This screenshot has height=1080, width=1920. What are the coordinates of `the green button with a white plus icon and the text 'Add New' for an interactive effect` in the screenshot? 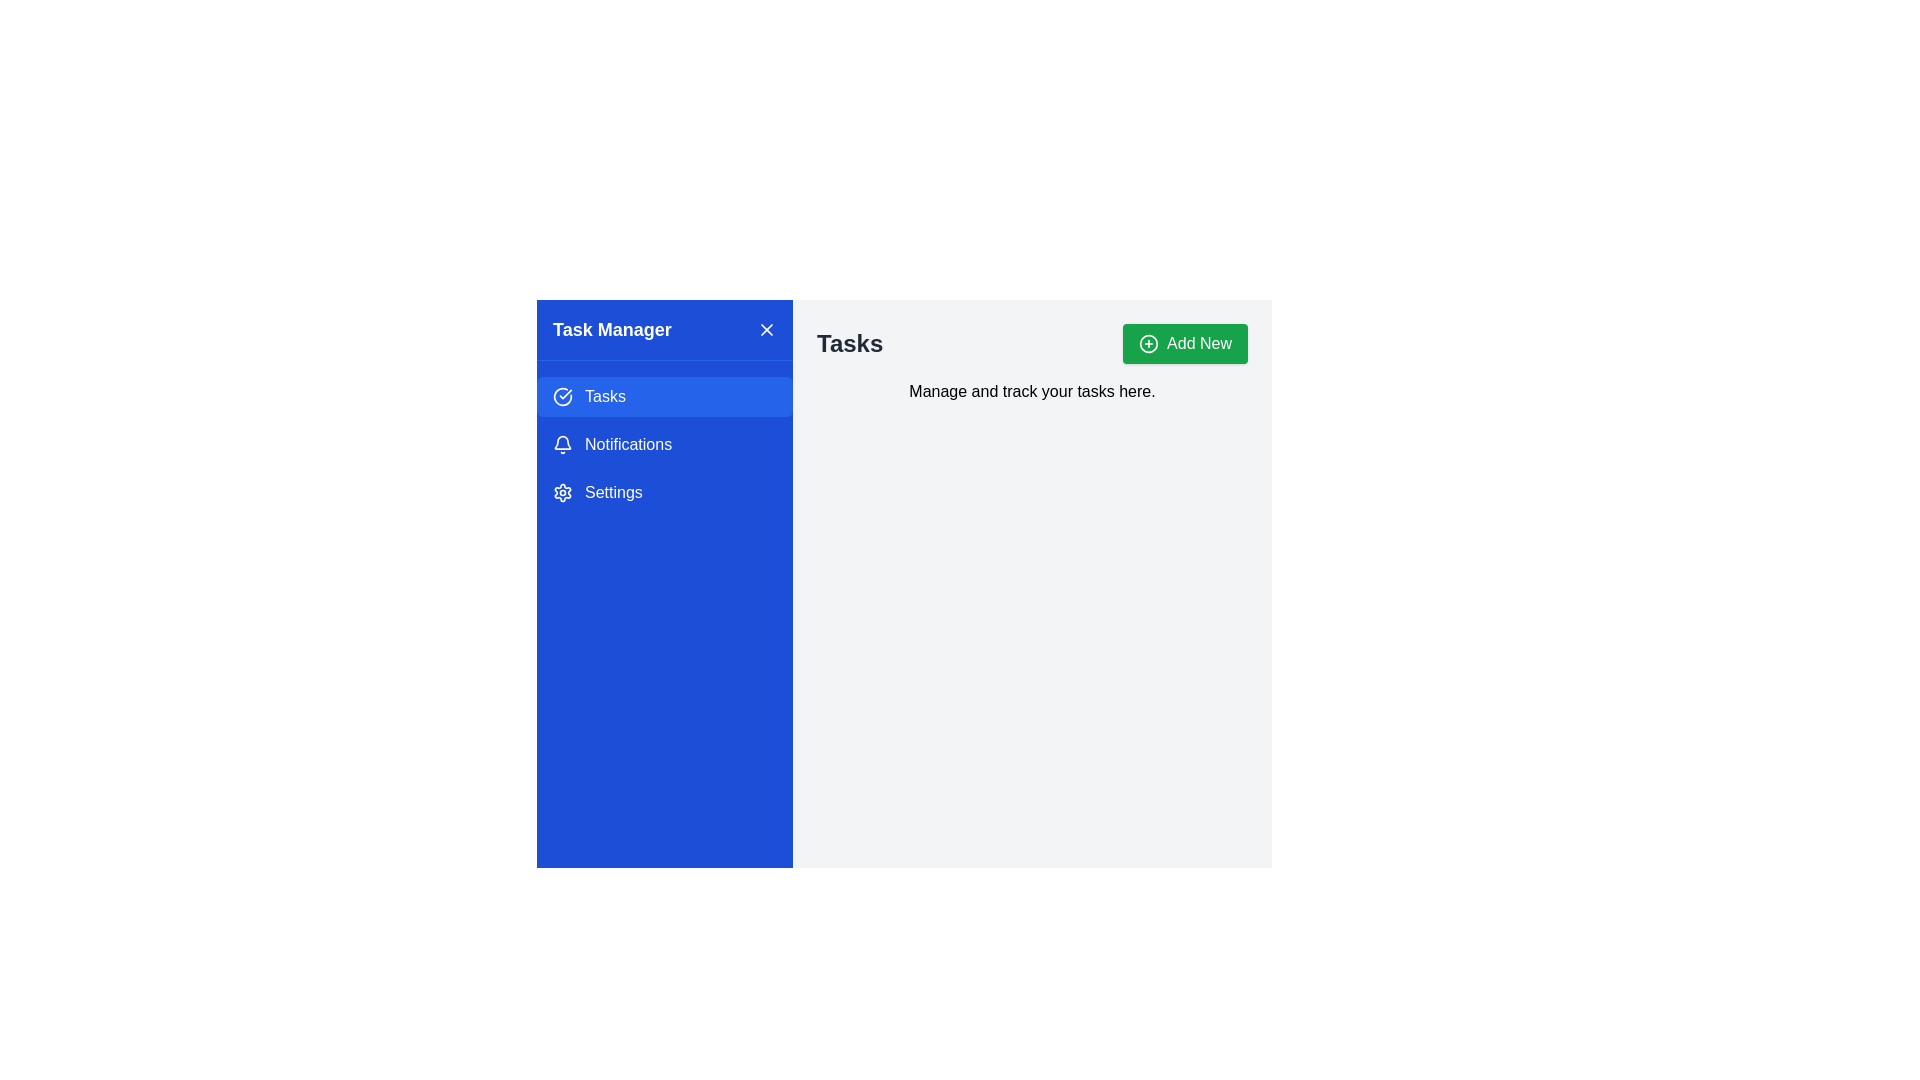 It's located at (1185, 342).